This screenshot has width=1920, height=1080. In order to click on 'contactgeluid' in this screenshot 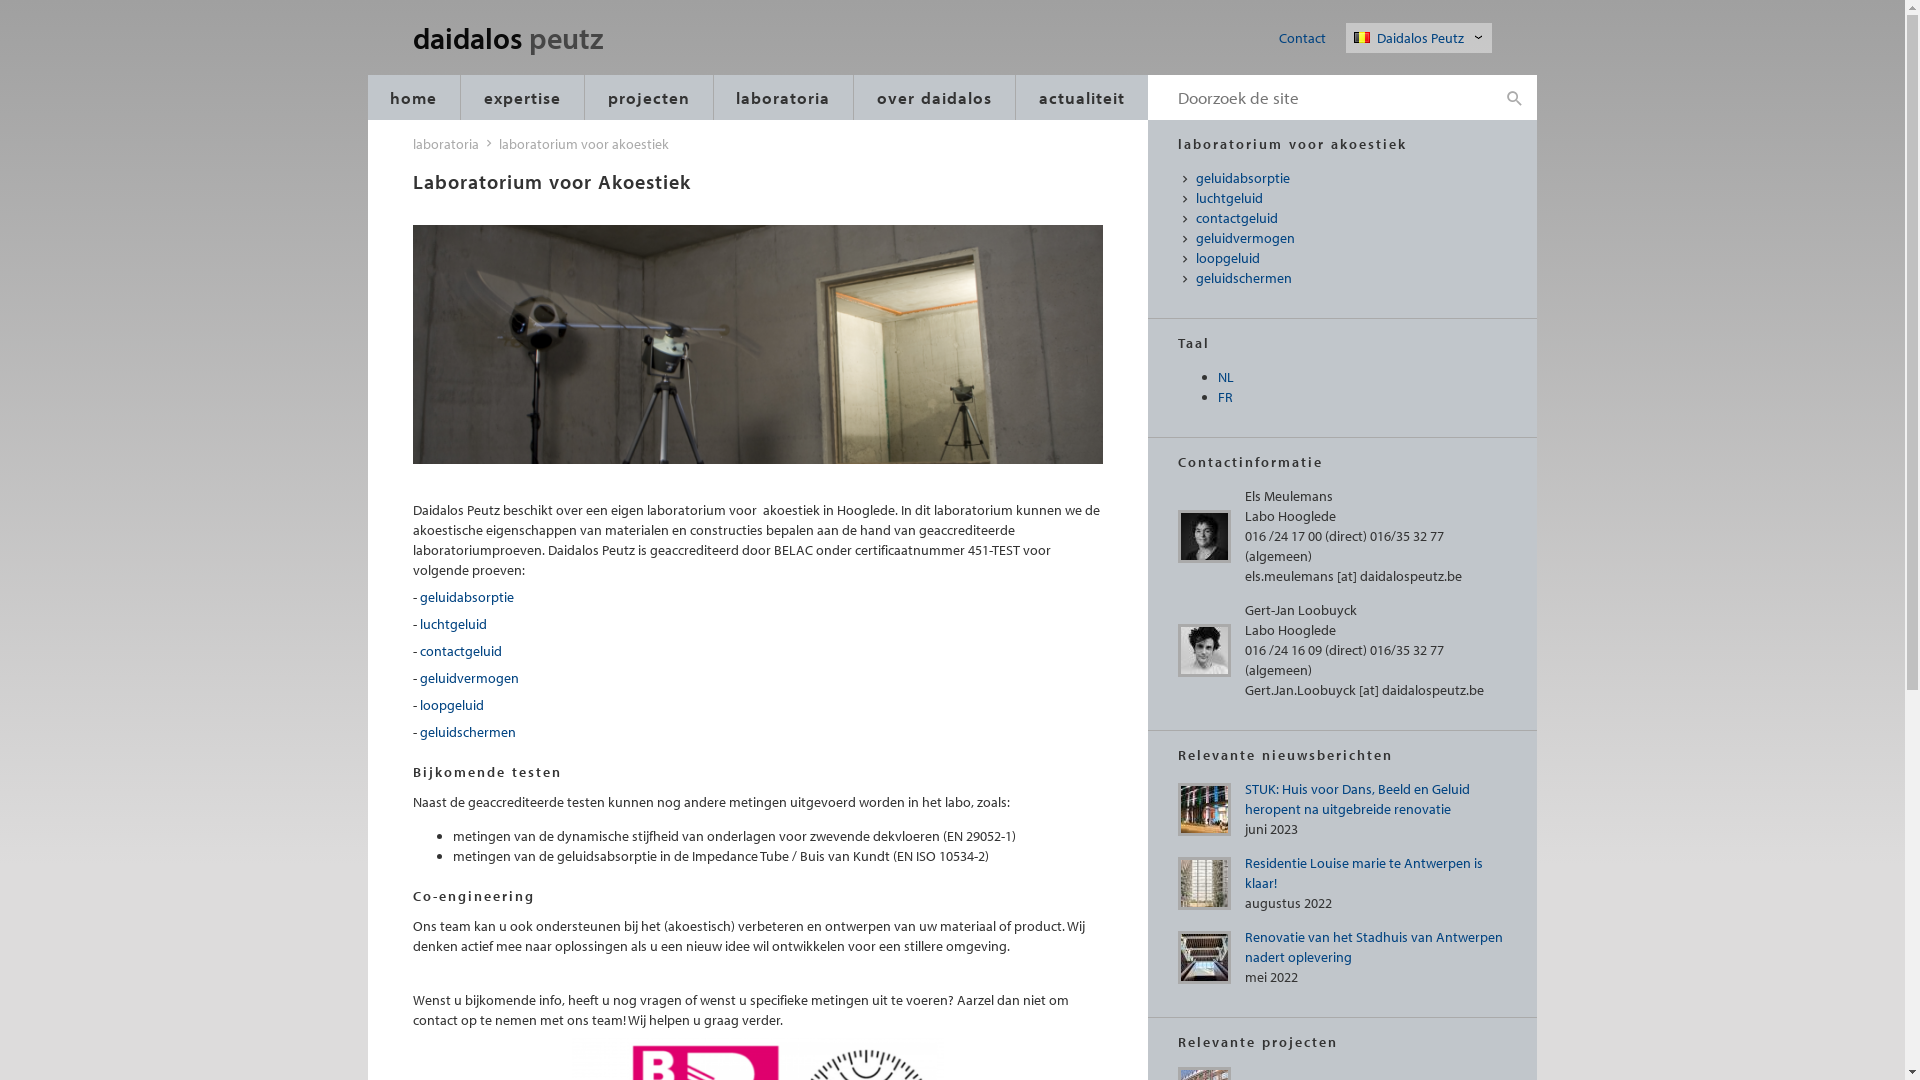, I will do `click(459, 651)`.